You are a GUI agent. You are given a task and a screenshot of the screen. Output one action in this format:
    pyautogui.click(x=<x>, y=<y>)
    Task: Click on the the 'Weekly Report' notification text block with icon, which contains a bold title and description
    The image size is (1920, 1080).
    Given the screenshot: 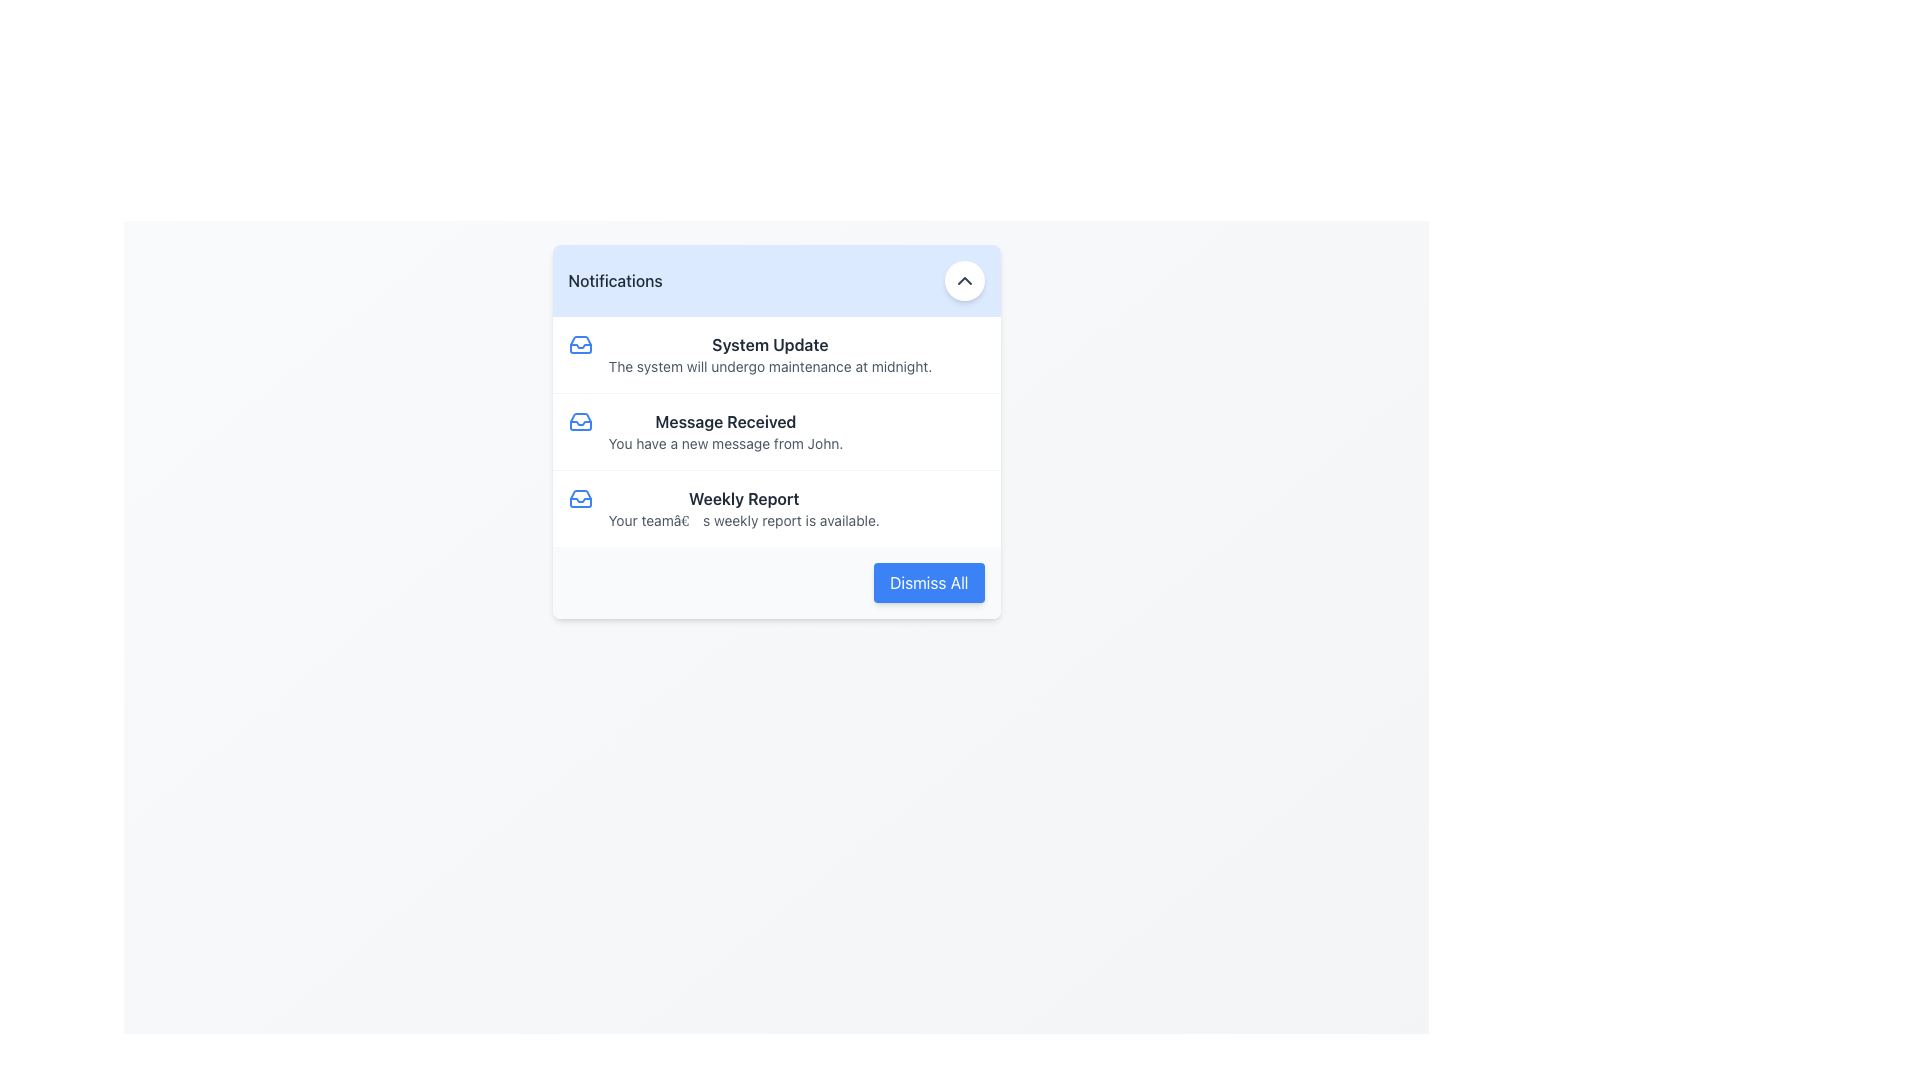 What is the action you would take?
    pyautogui.click(x=775, y=508)
    